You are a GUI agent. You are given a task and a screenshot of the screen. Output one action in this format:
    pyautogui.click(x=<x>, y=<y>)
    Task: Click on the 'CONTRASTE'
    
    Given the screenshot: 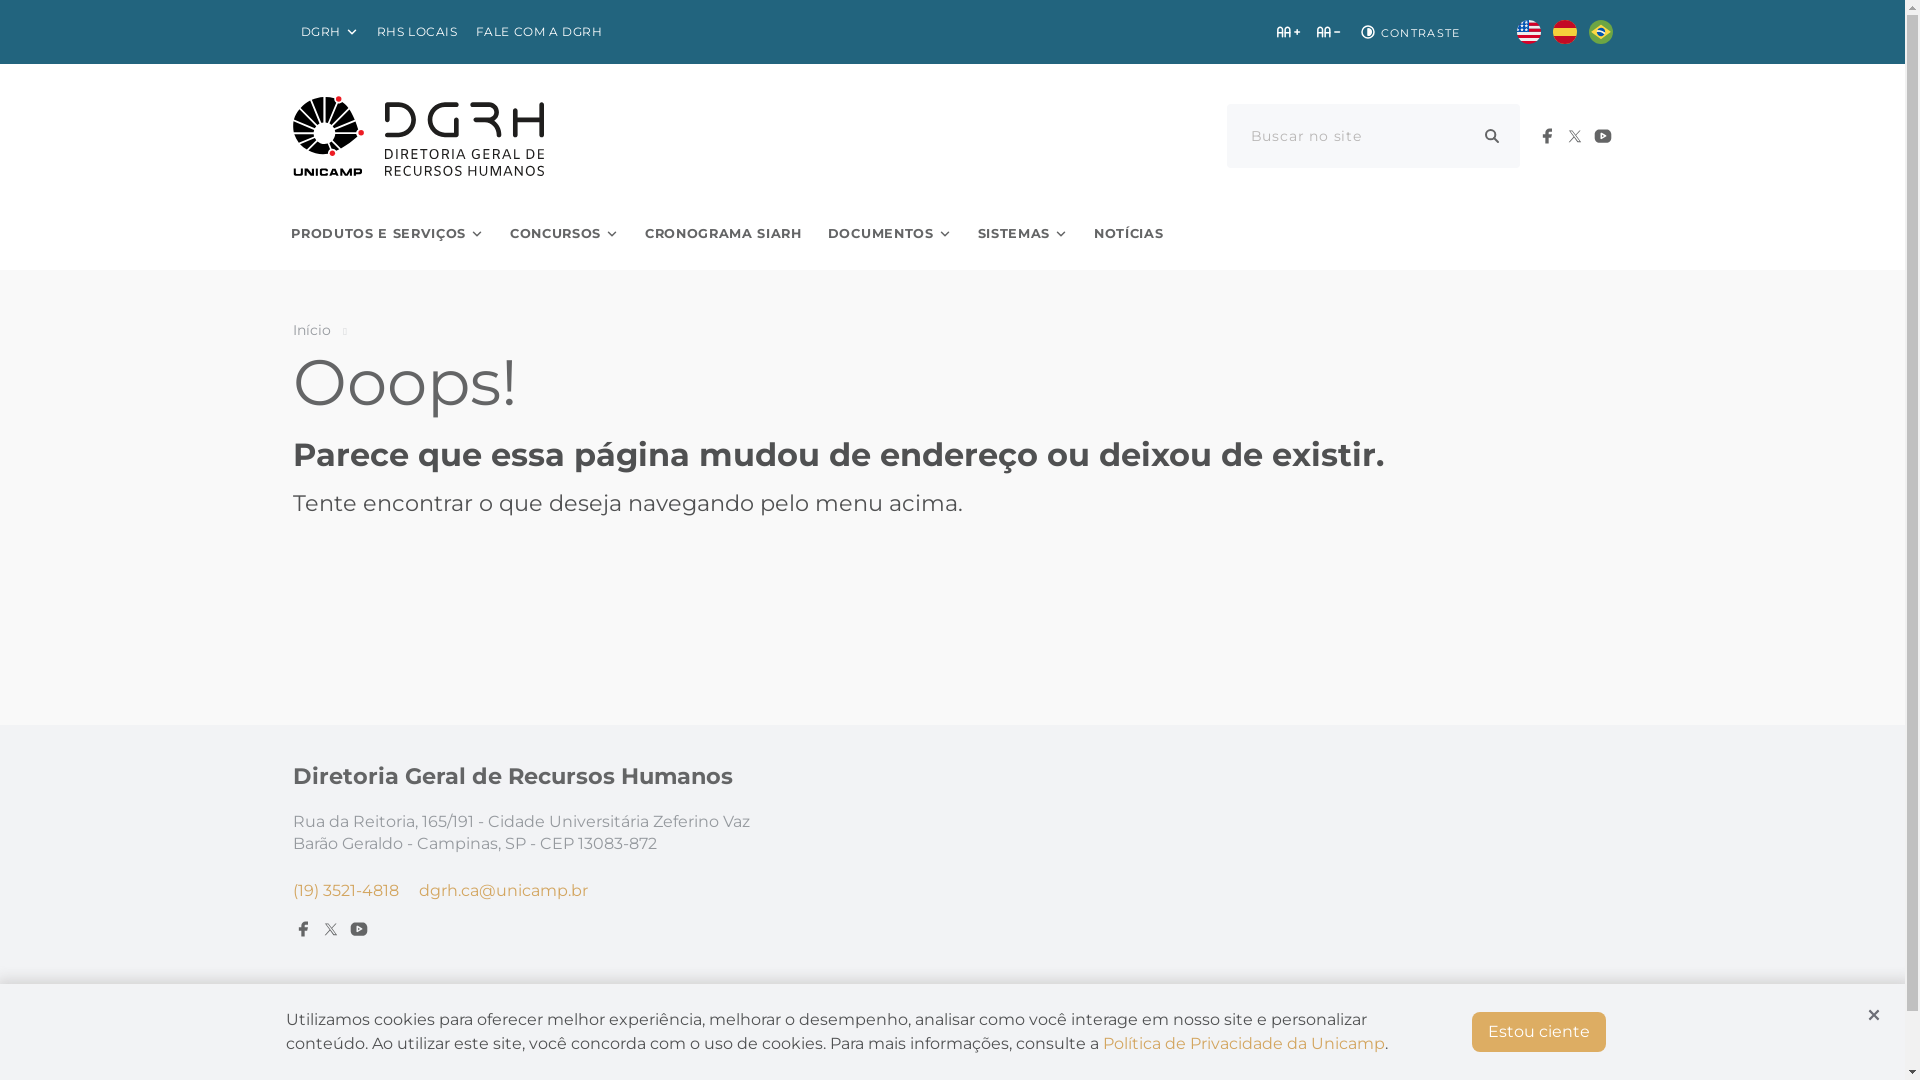 What is the action you would take?
    pyautogui.click(x=1407, y=31)
    